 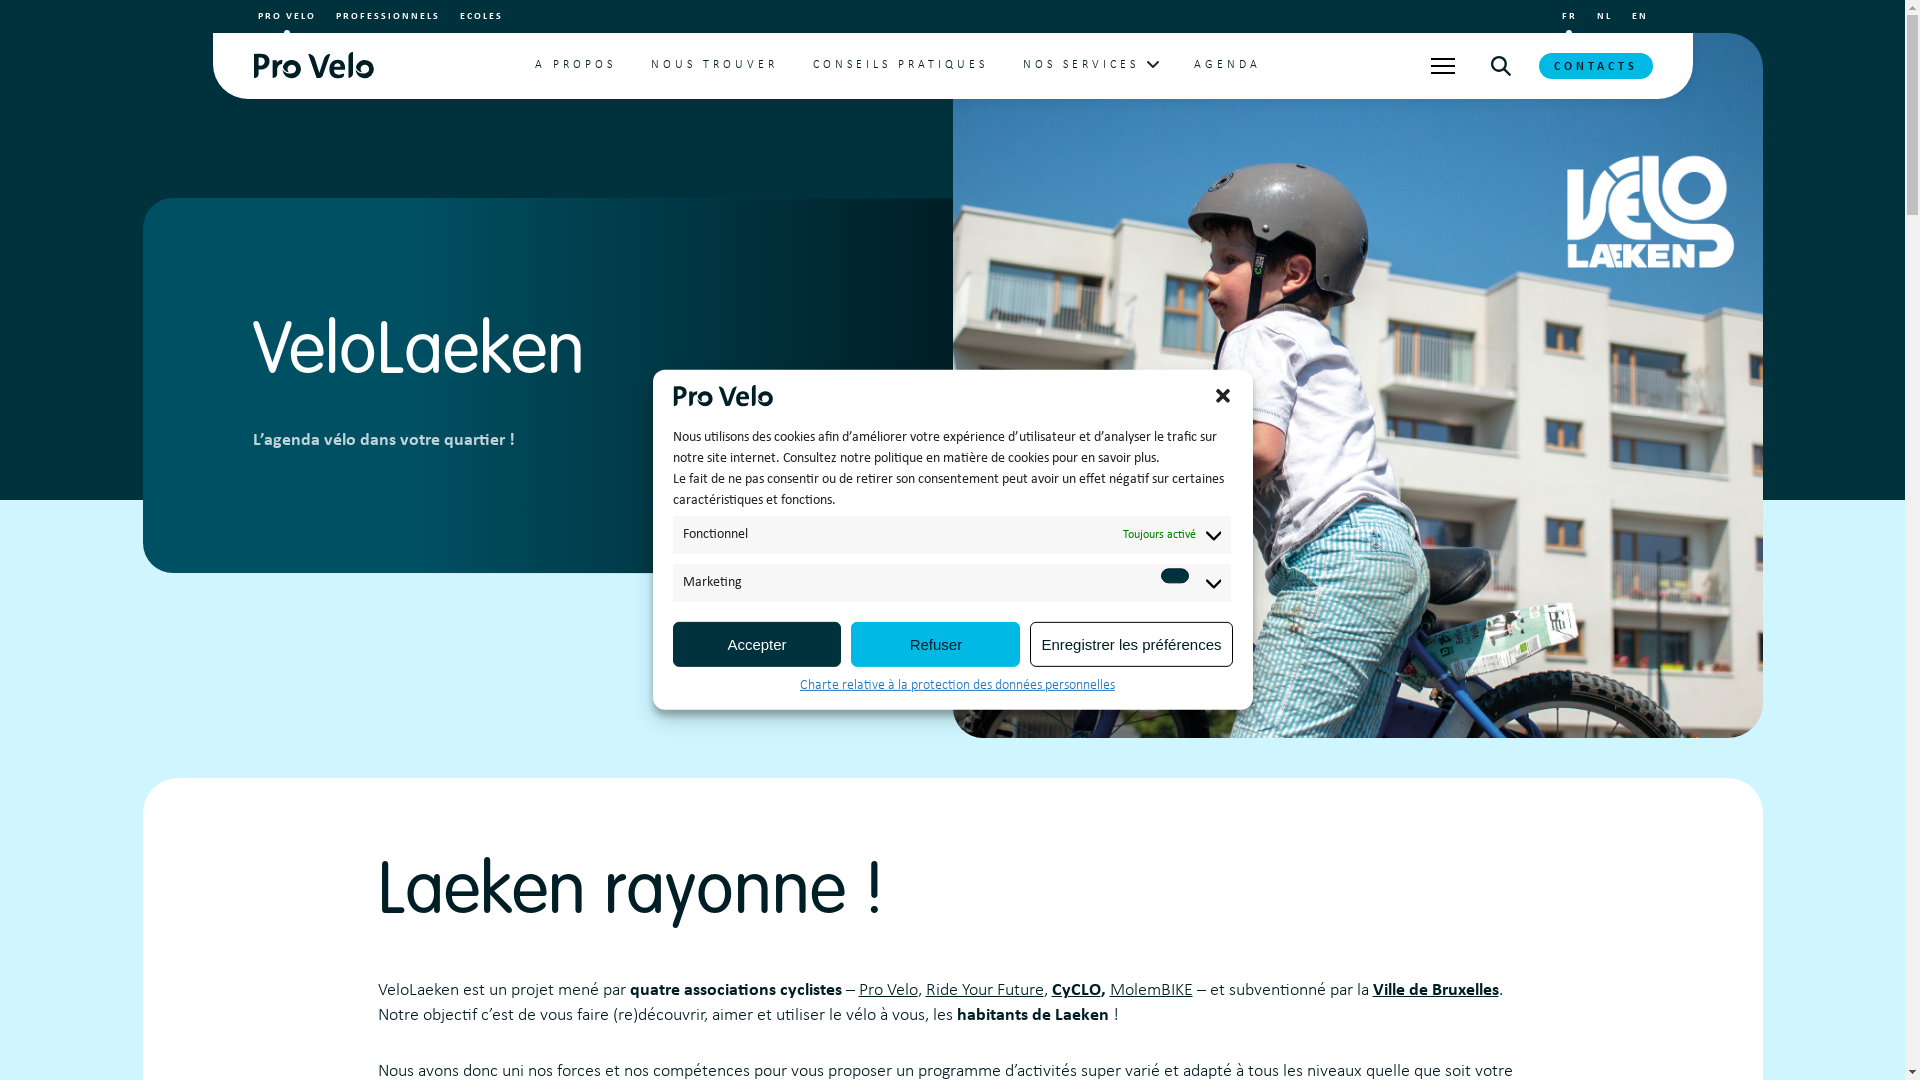 What do you see at coordinates (1593, 64) in the screenshot?
I see `'CONTACTS'` at bounding box center [1593, 64].